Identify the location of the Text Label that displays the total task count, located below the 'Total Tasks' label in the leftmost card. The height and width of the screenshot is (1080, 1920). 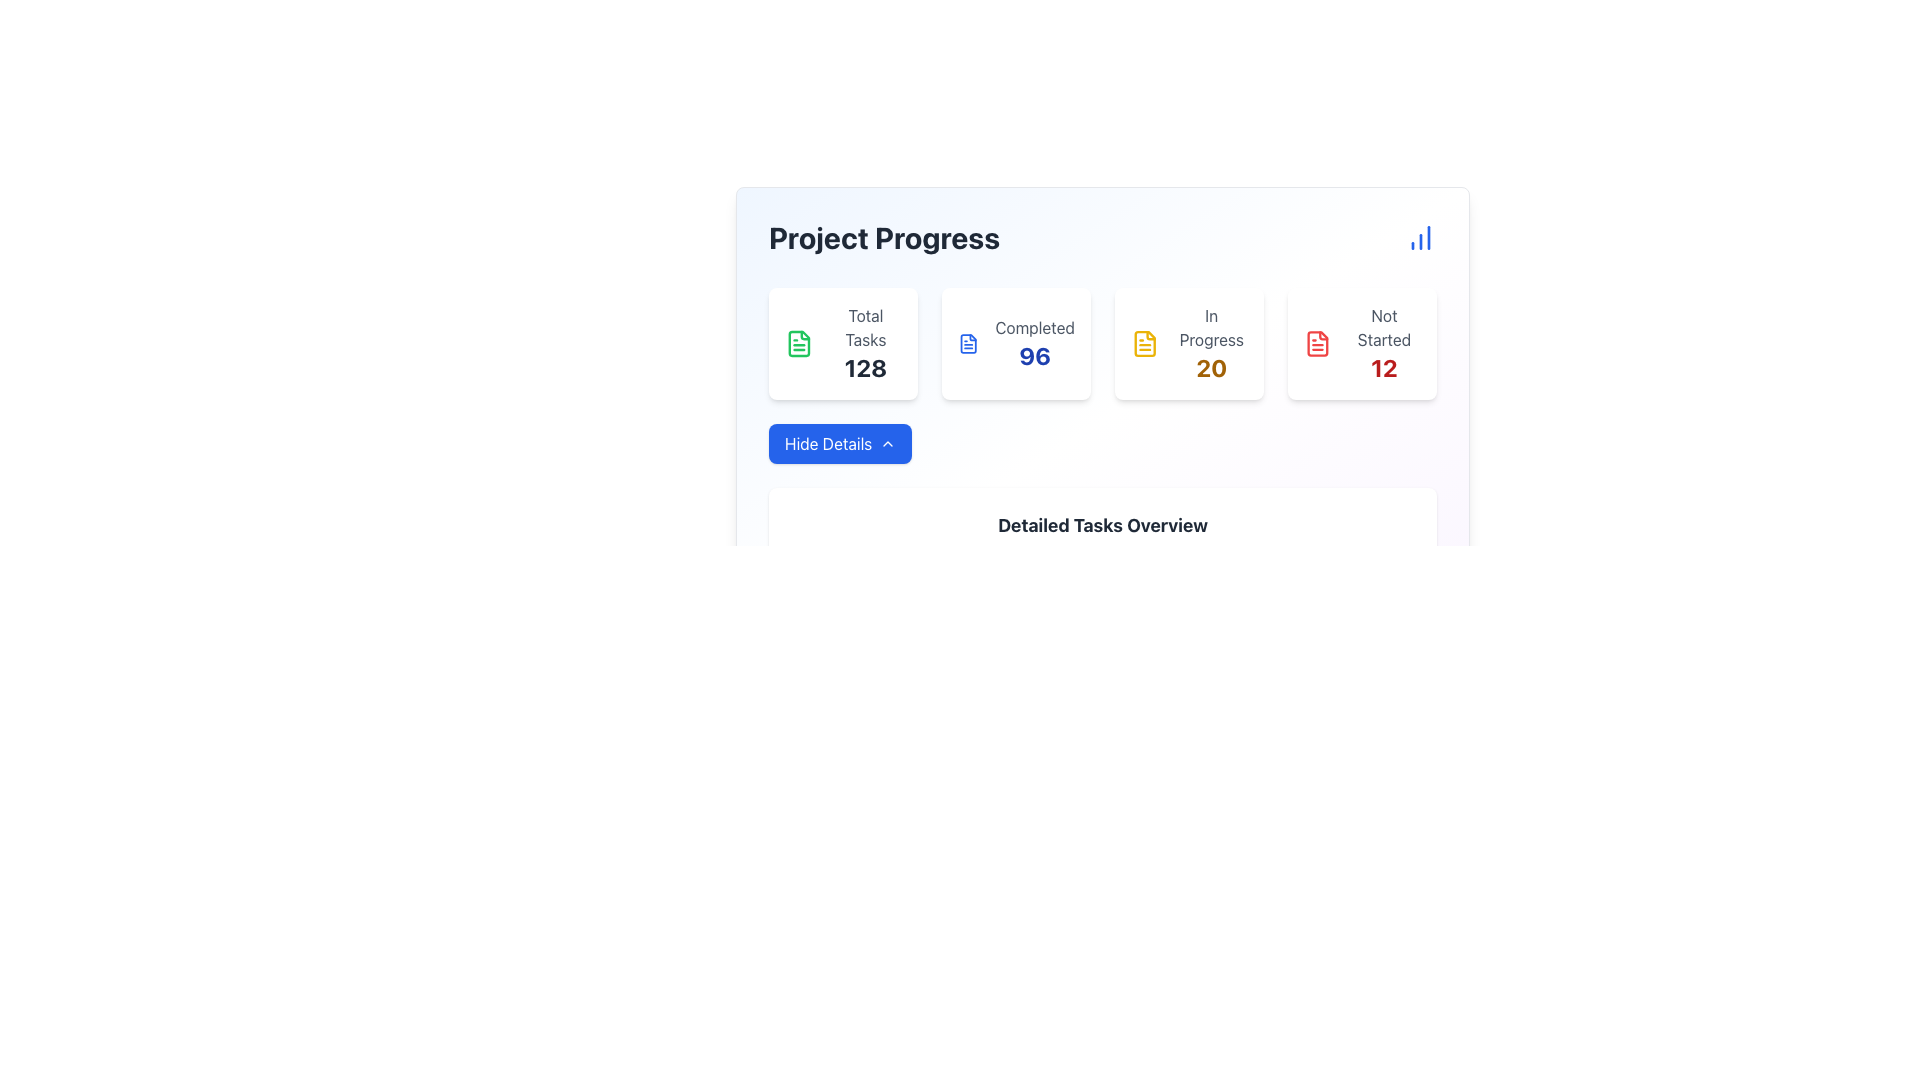
(865, 367).